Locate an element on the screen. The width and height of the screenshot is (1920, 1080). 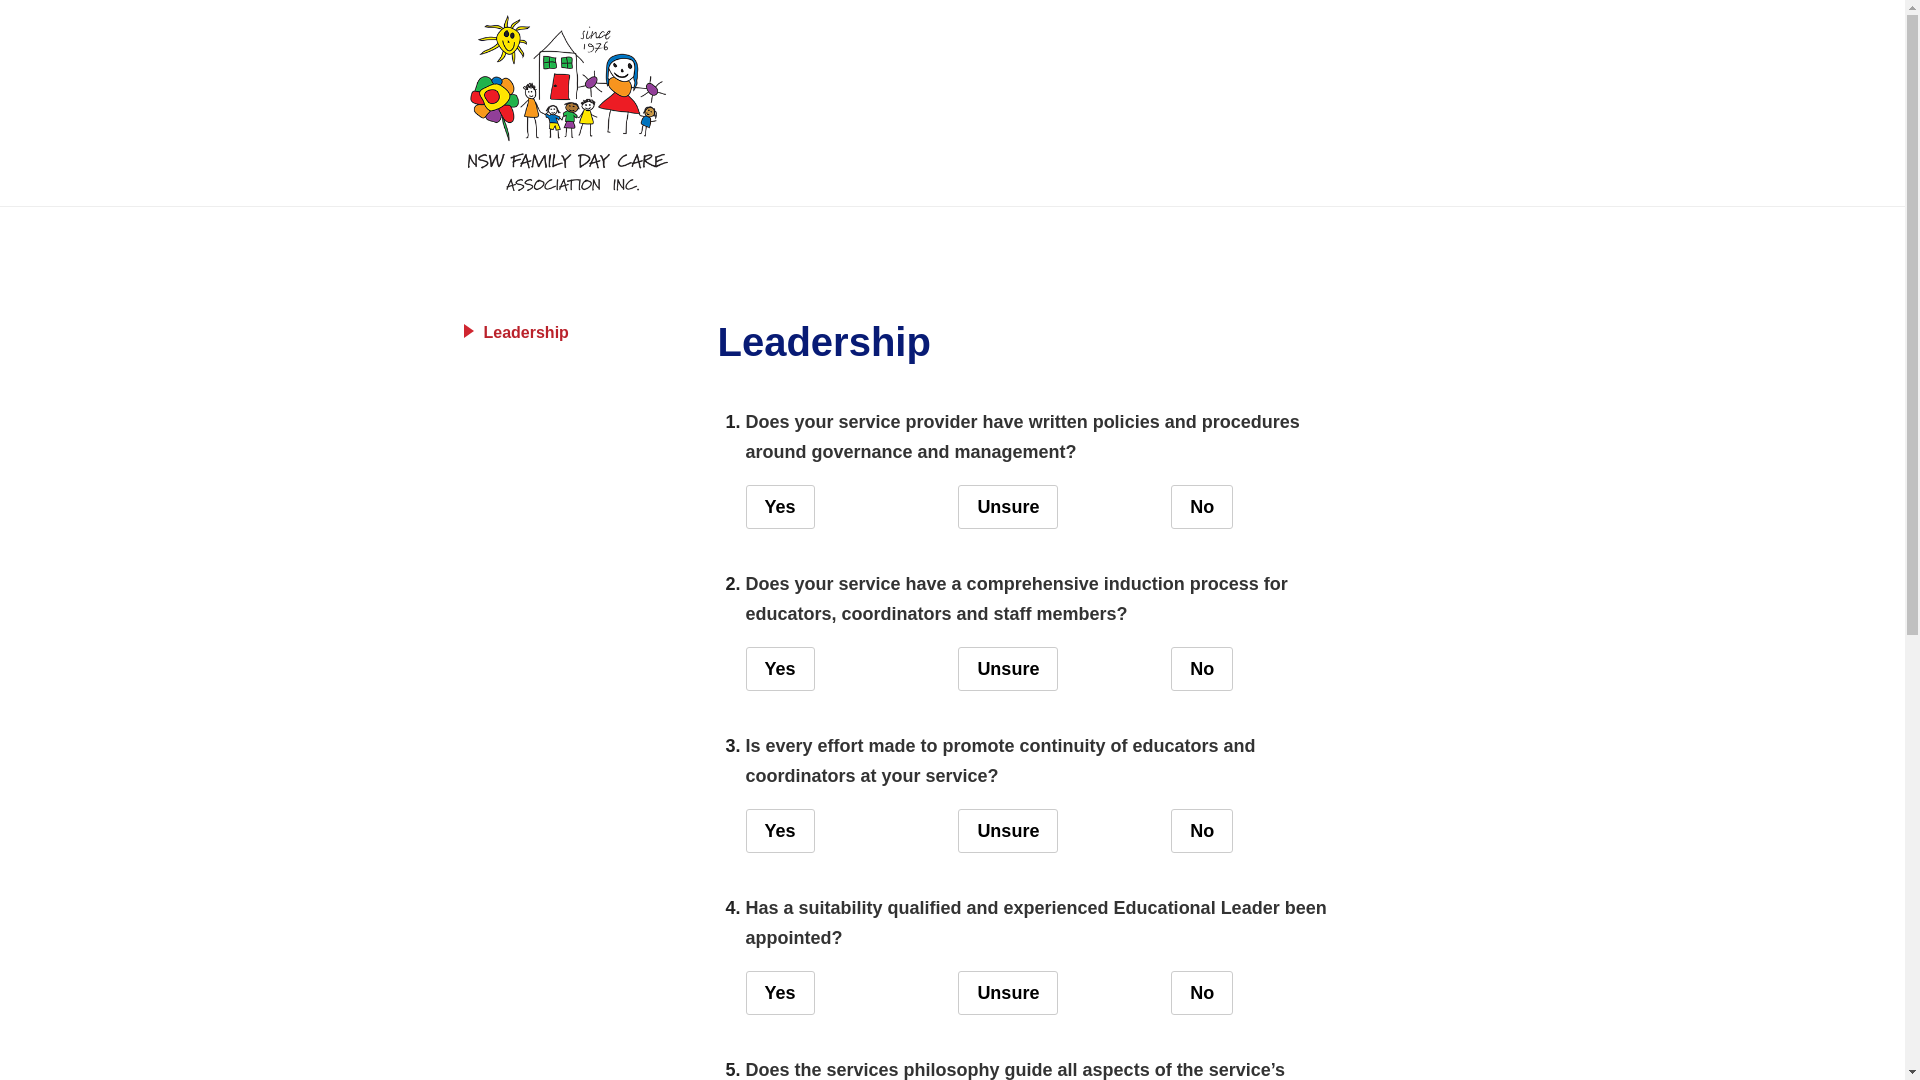
'Leadership' is located at coordinates (466, 331).